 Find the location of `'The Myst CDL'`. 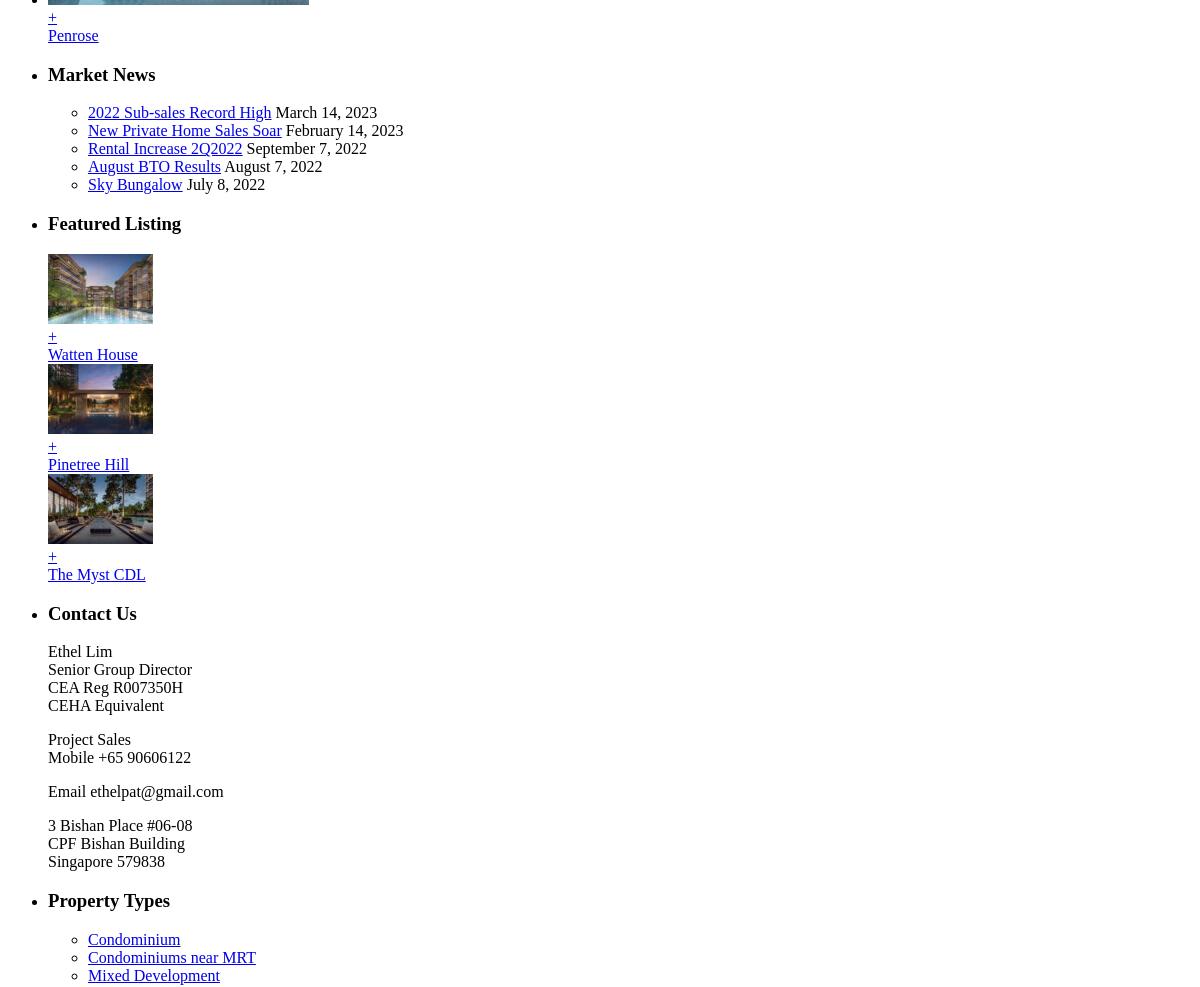

'The Myst CDL' is located at coordinates (96, 572).